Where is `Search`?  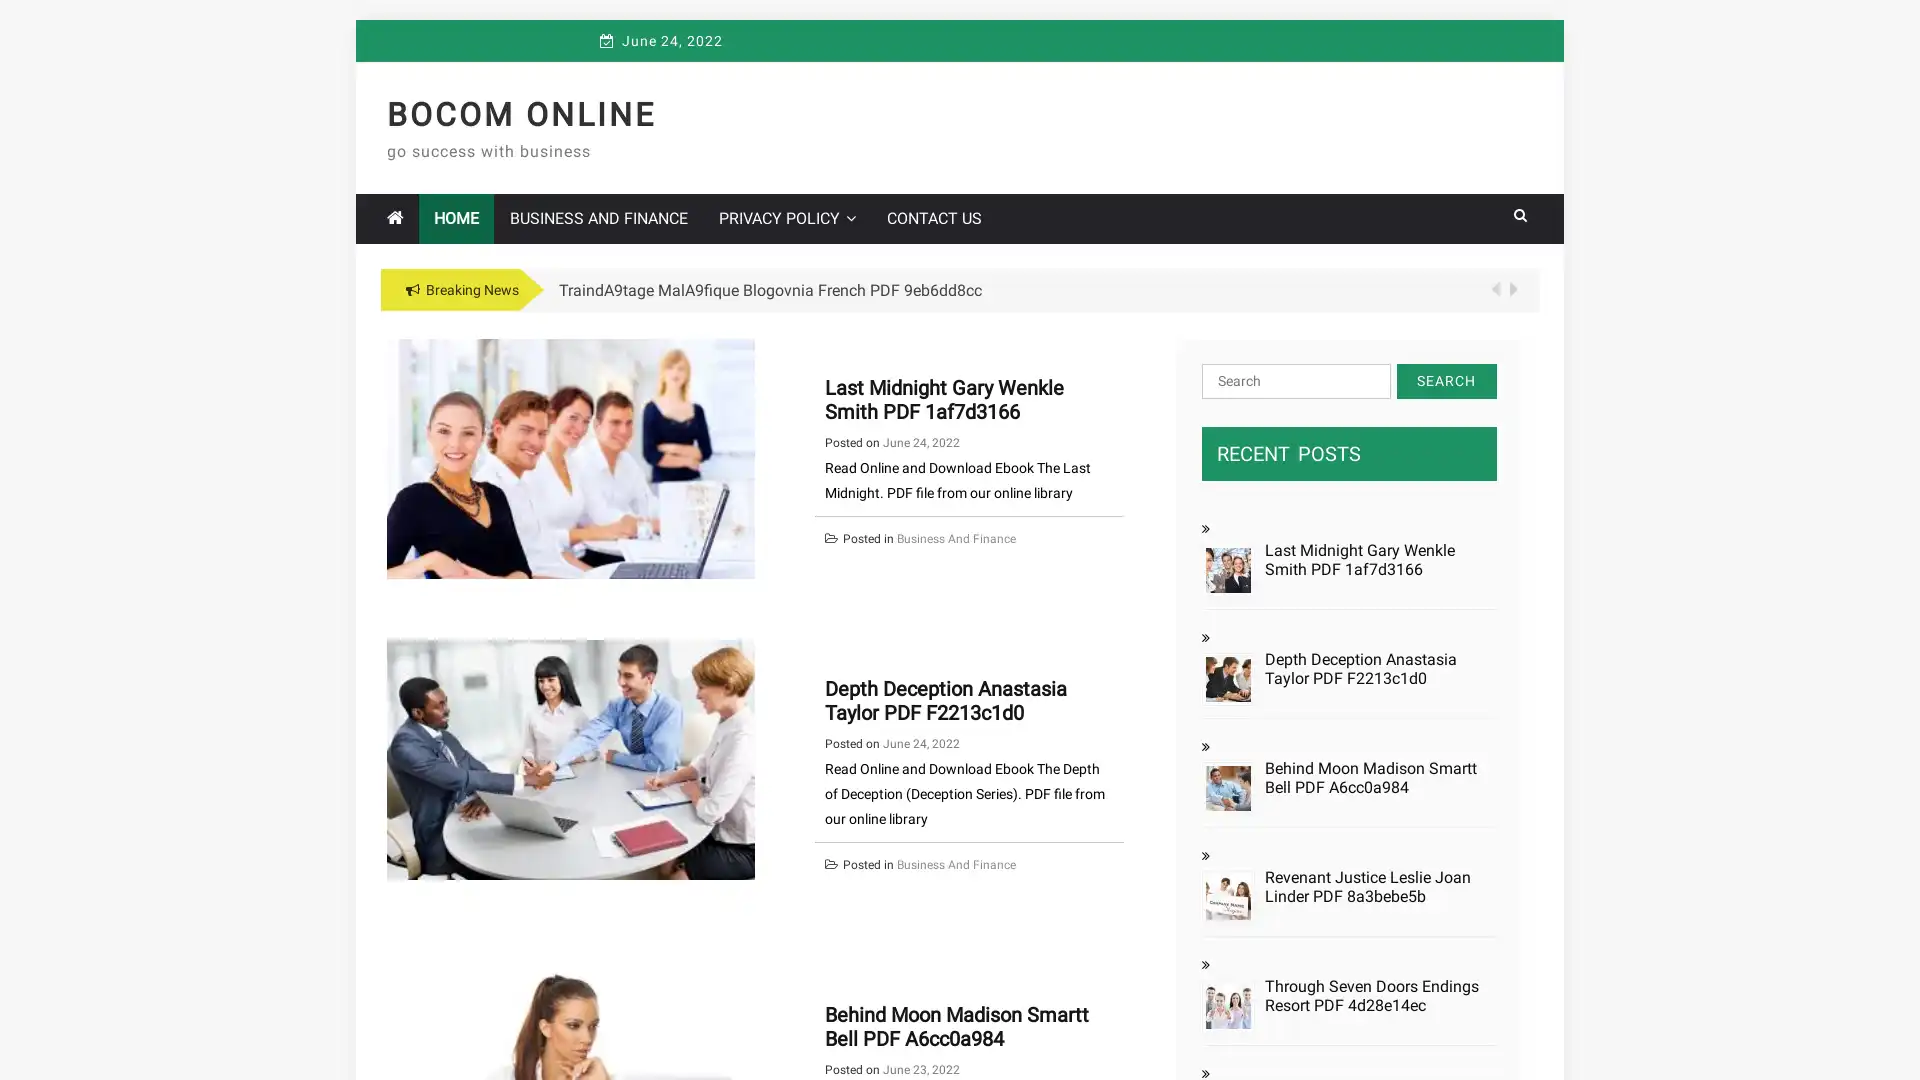 Search is located at coordinates (1445, 380).